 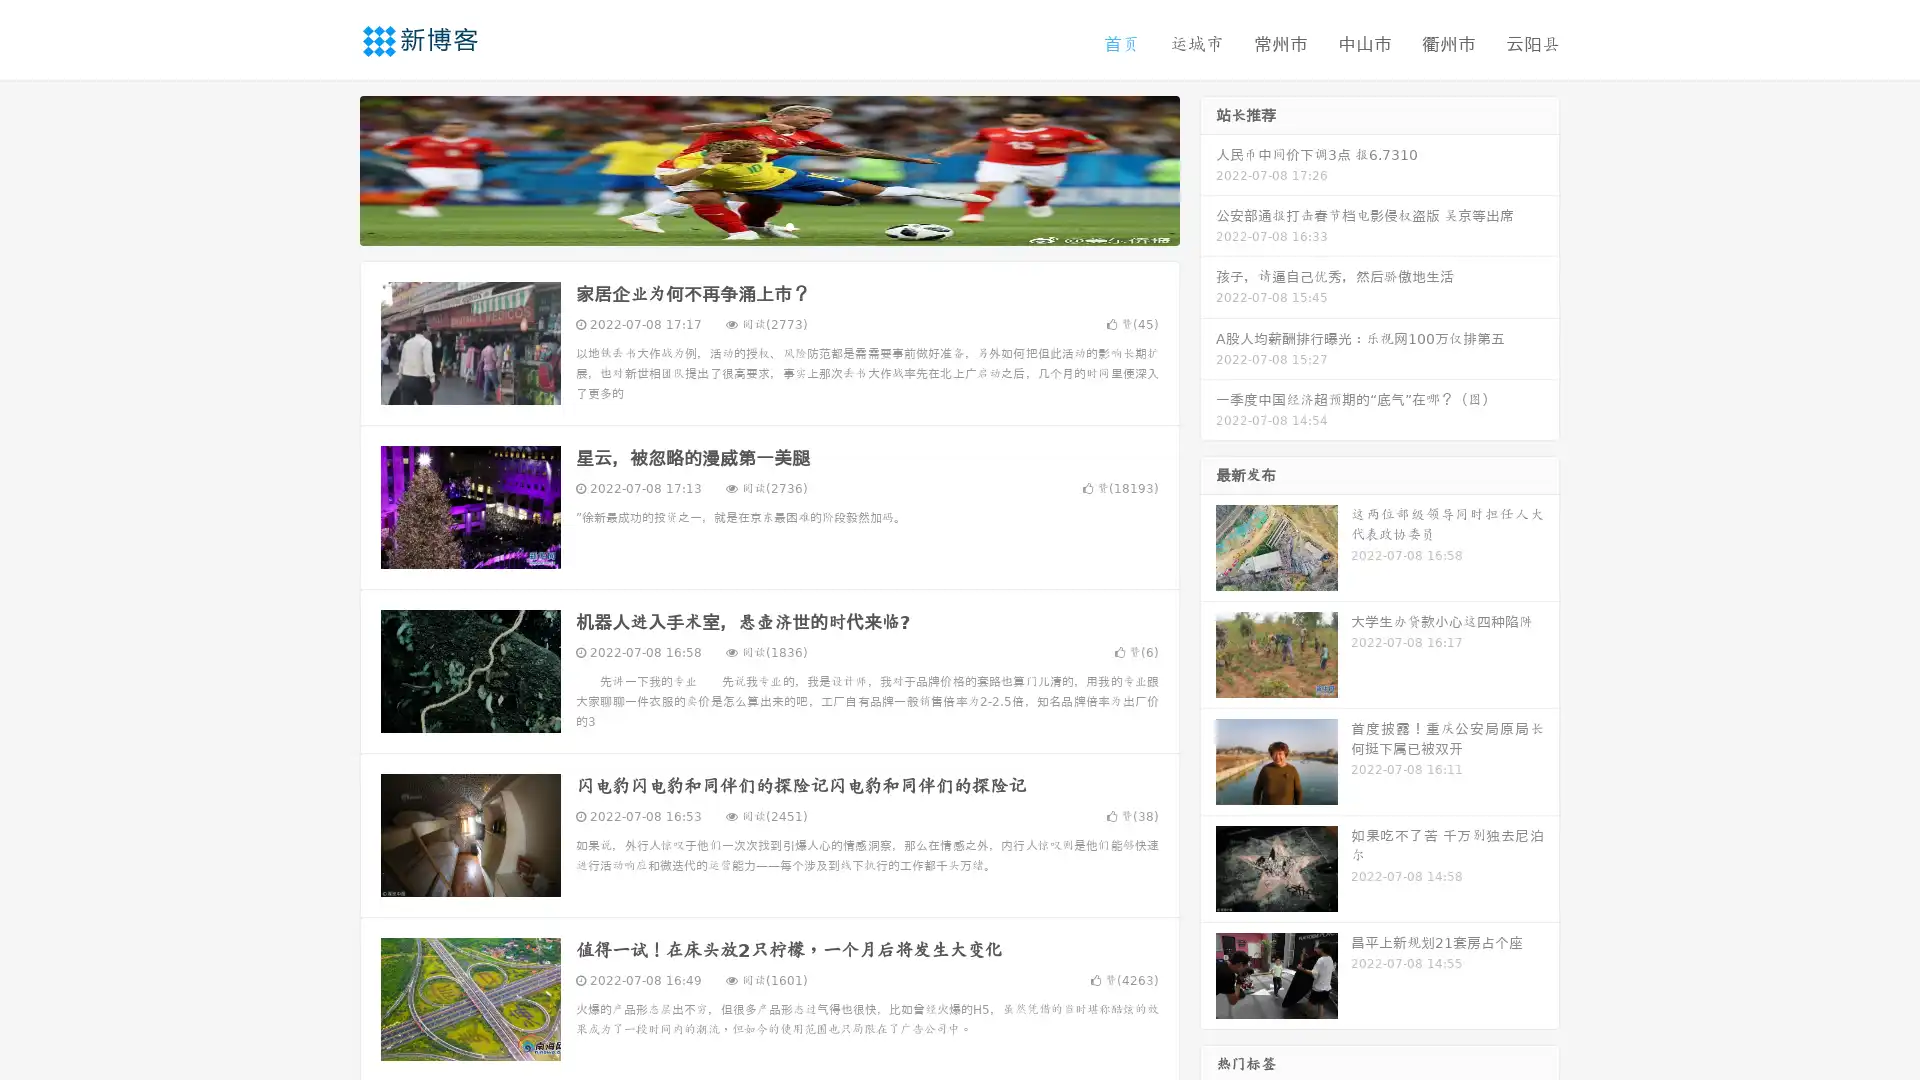 I want to click on Go to slide 2, so click(x=768, y=225).